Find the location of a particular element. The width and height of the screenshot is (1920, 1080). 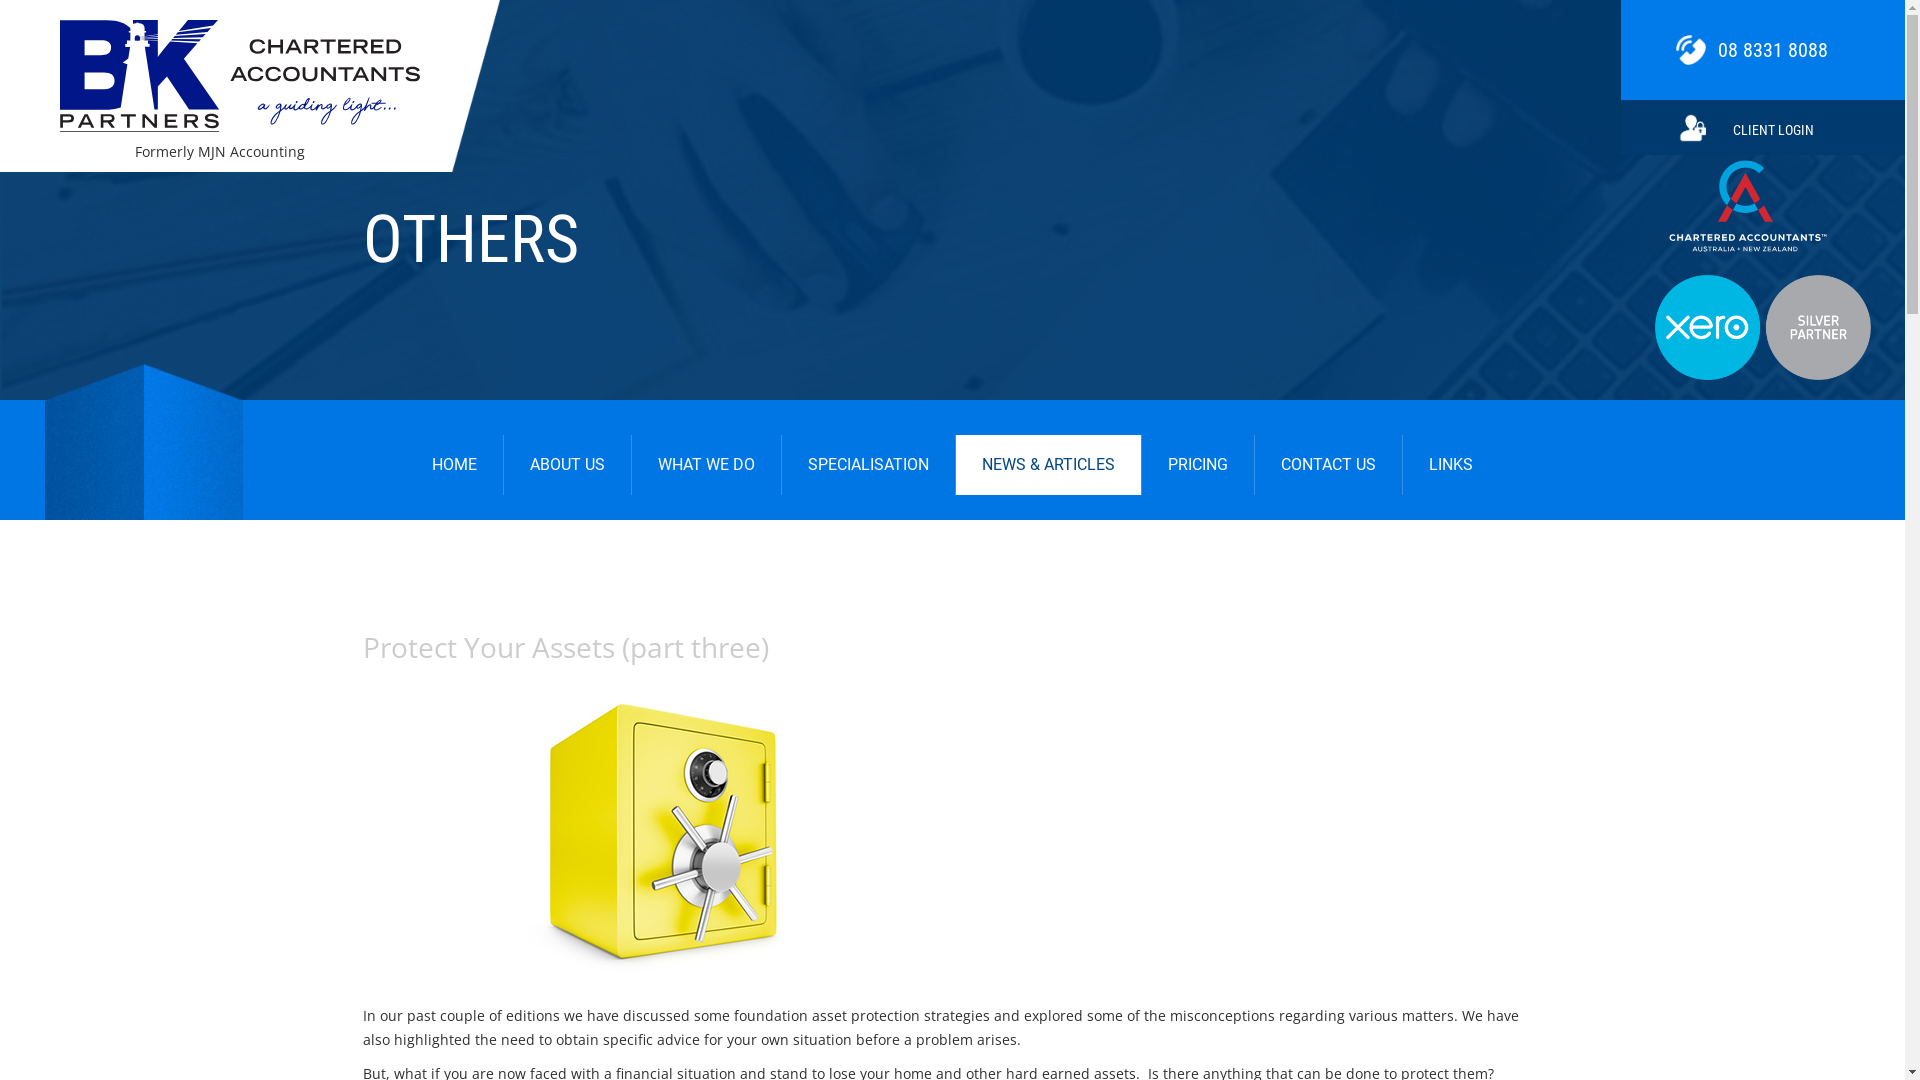

'SPECIALISATION' is located at coordinates (868, 465).